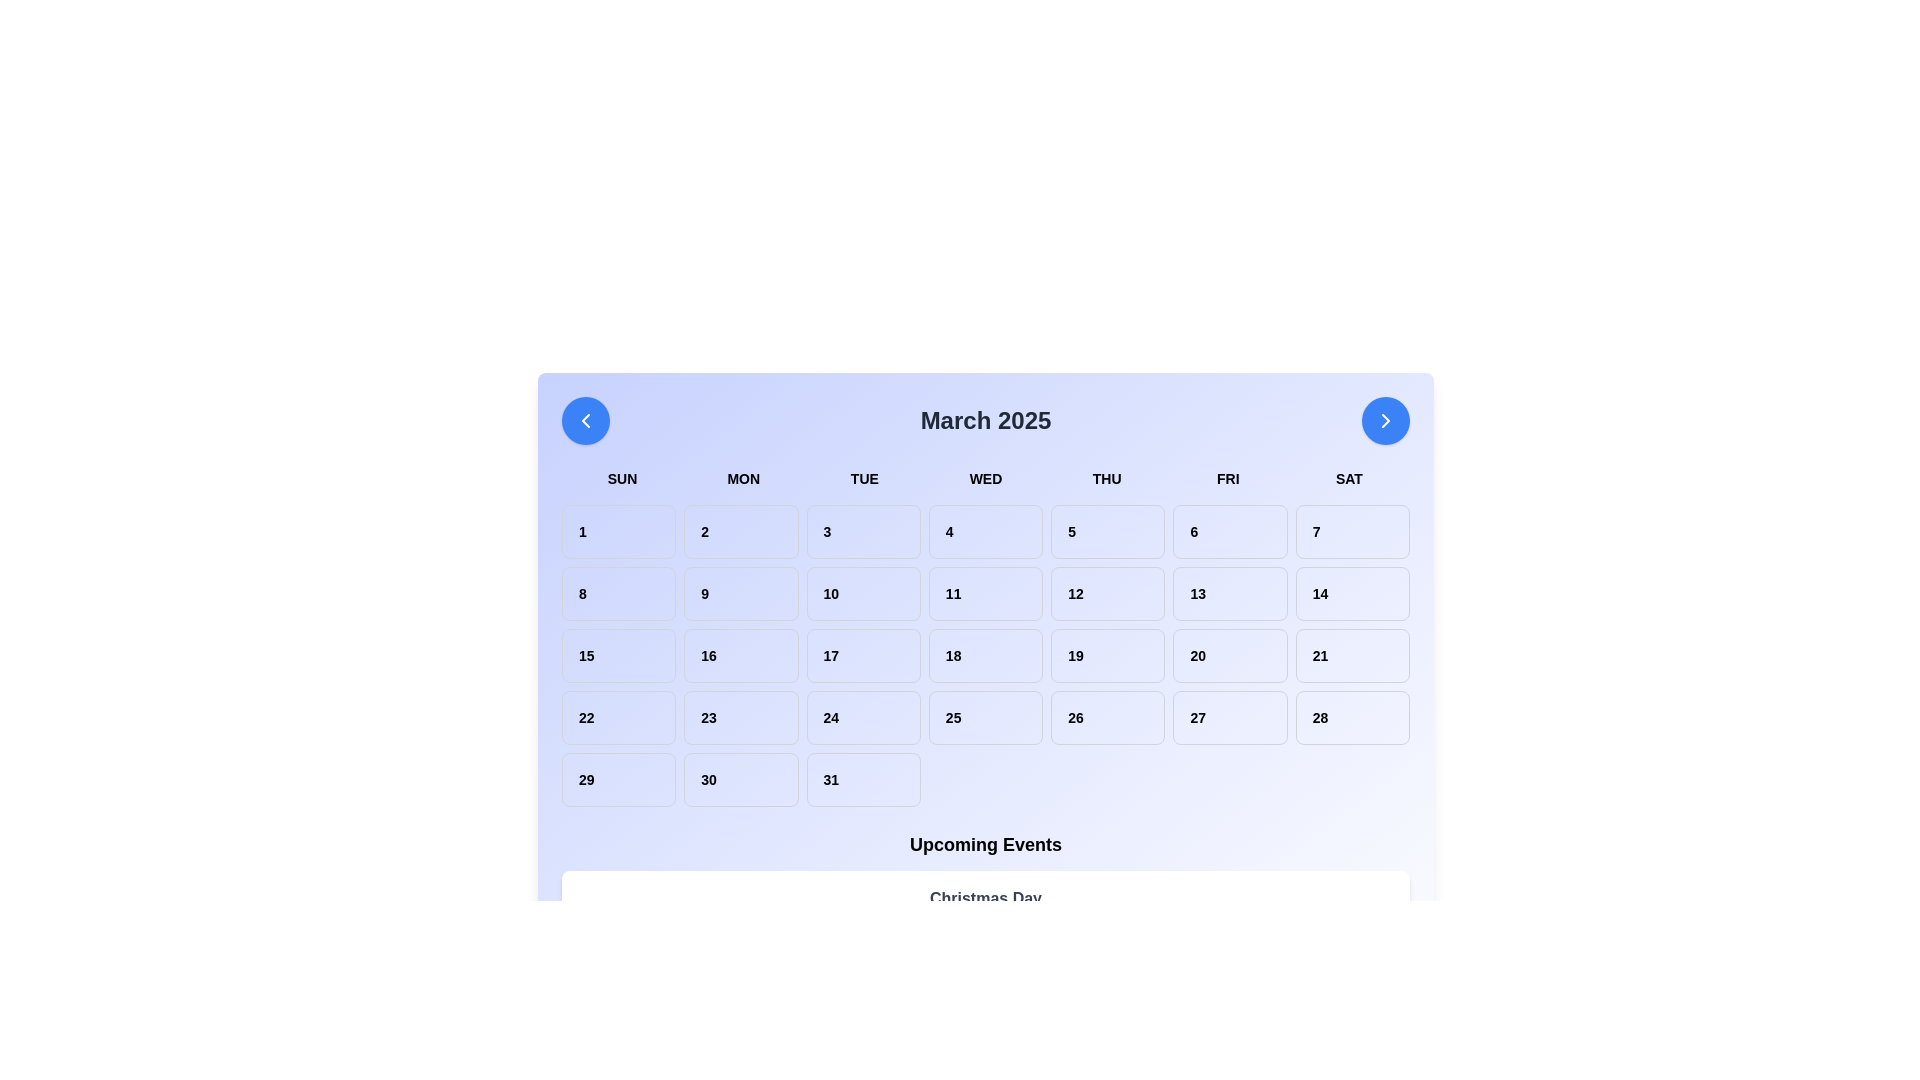  I want to click on the calendar button representing the 29th day, so click(618, 778).